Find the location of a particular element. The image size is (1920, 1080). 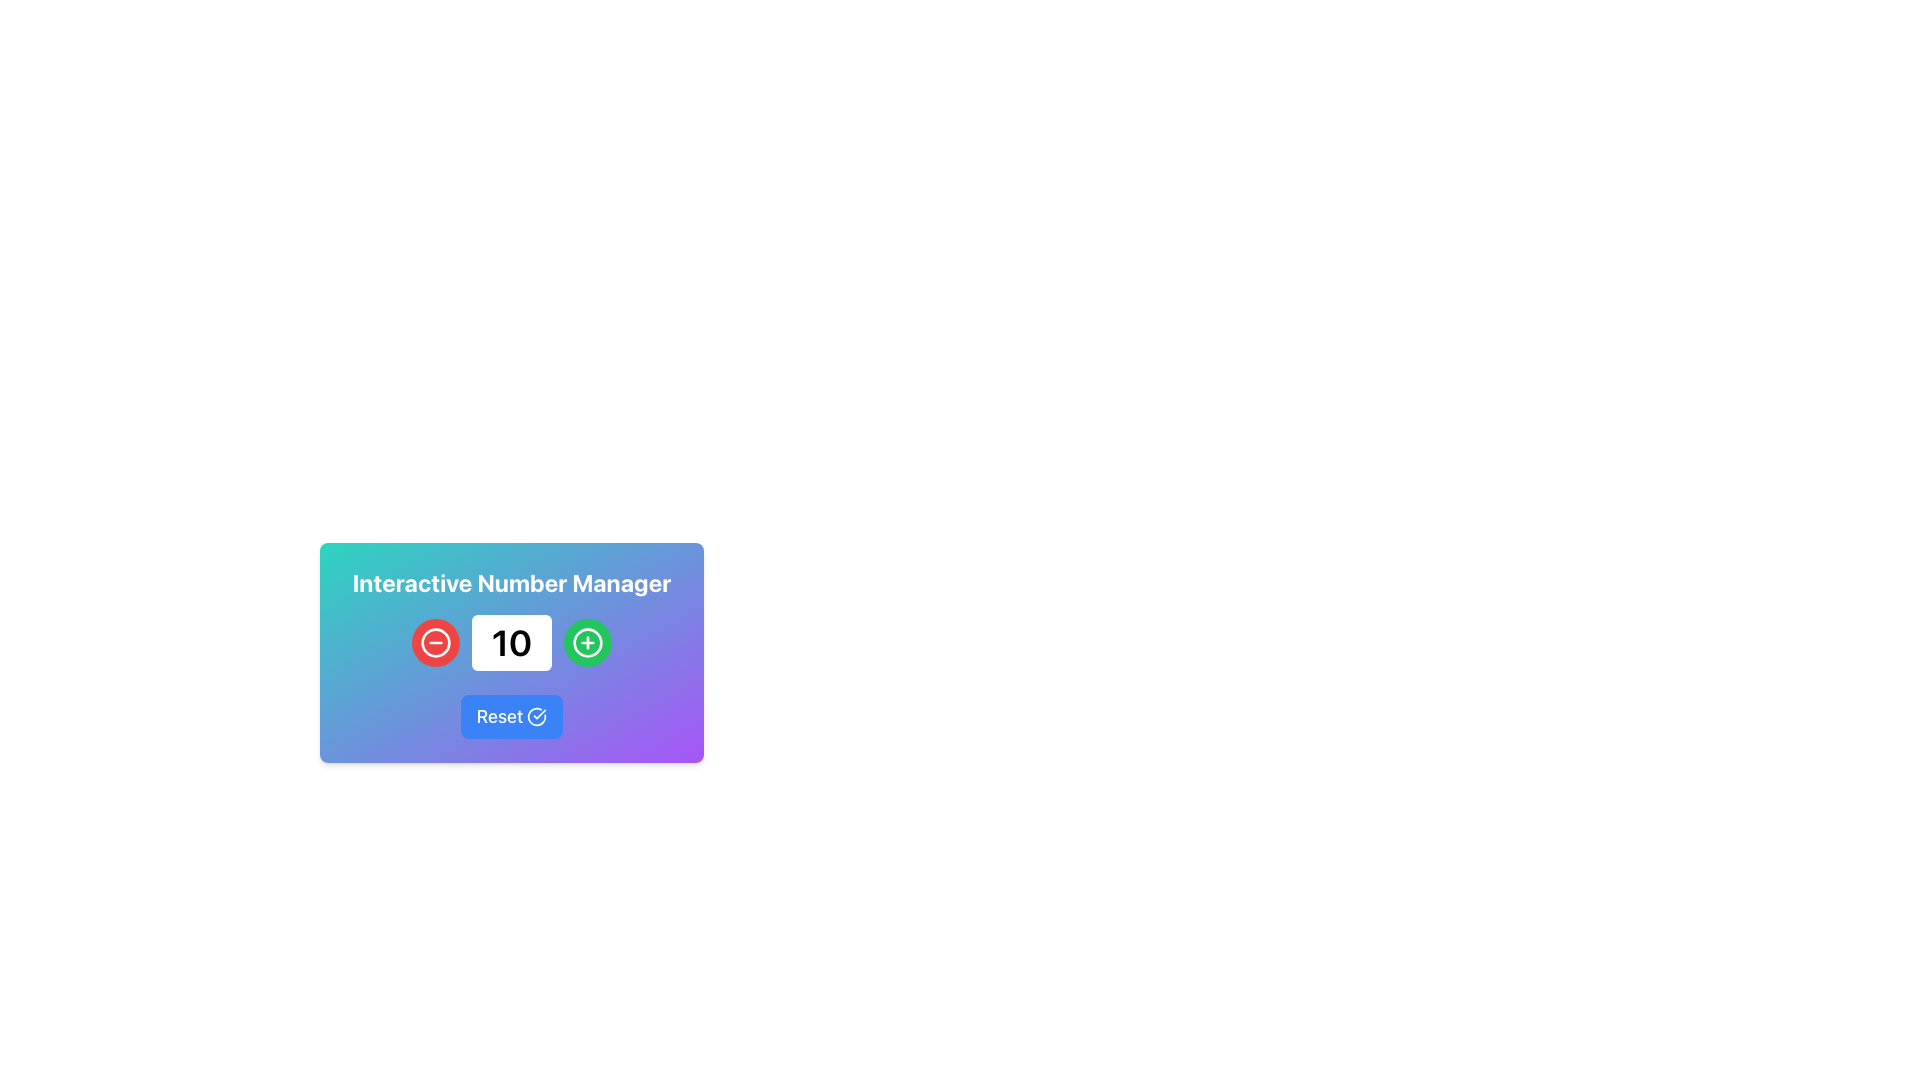

the circular green button with a white plus icon at the bottom of the interface to increment the value is located at coordinates (587, 643).